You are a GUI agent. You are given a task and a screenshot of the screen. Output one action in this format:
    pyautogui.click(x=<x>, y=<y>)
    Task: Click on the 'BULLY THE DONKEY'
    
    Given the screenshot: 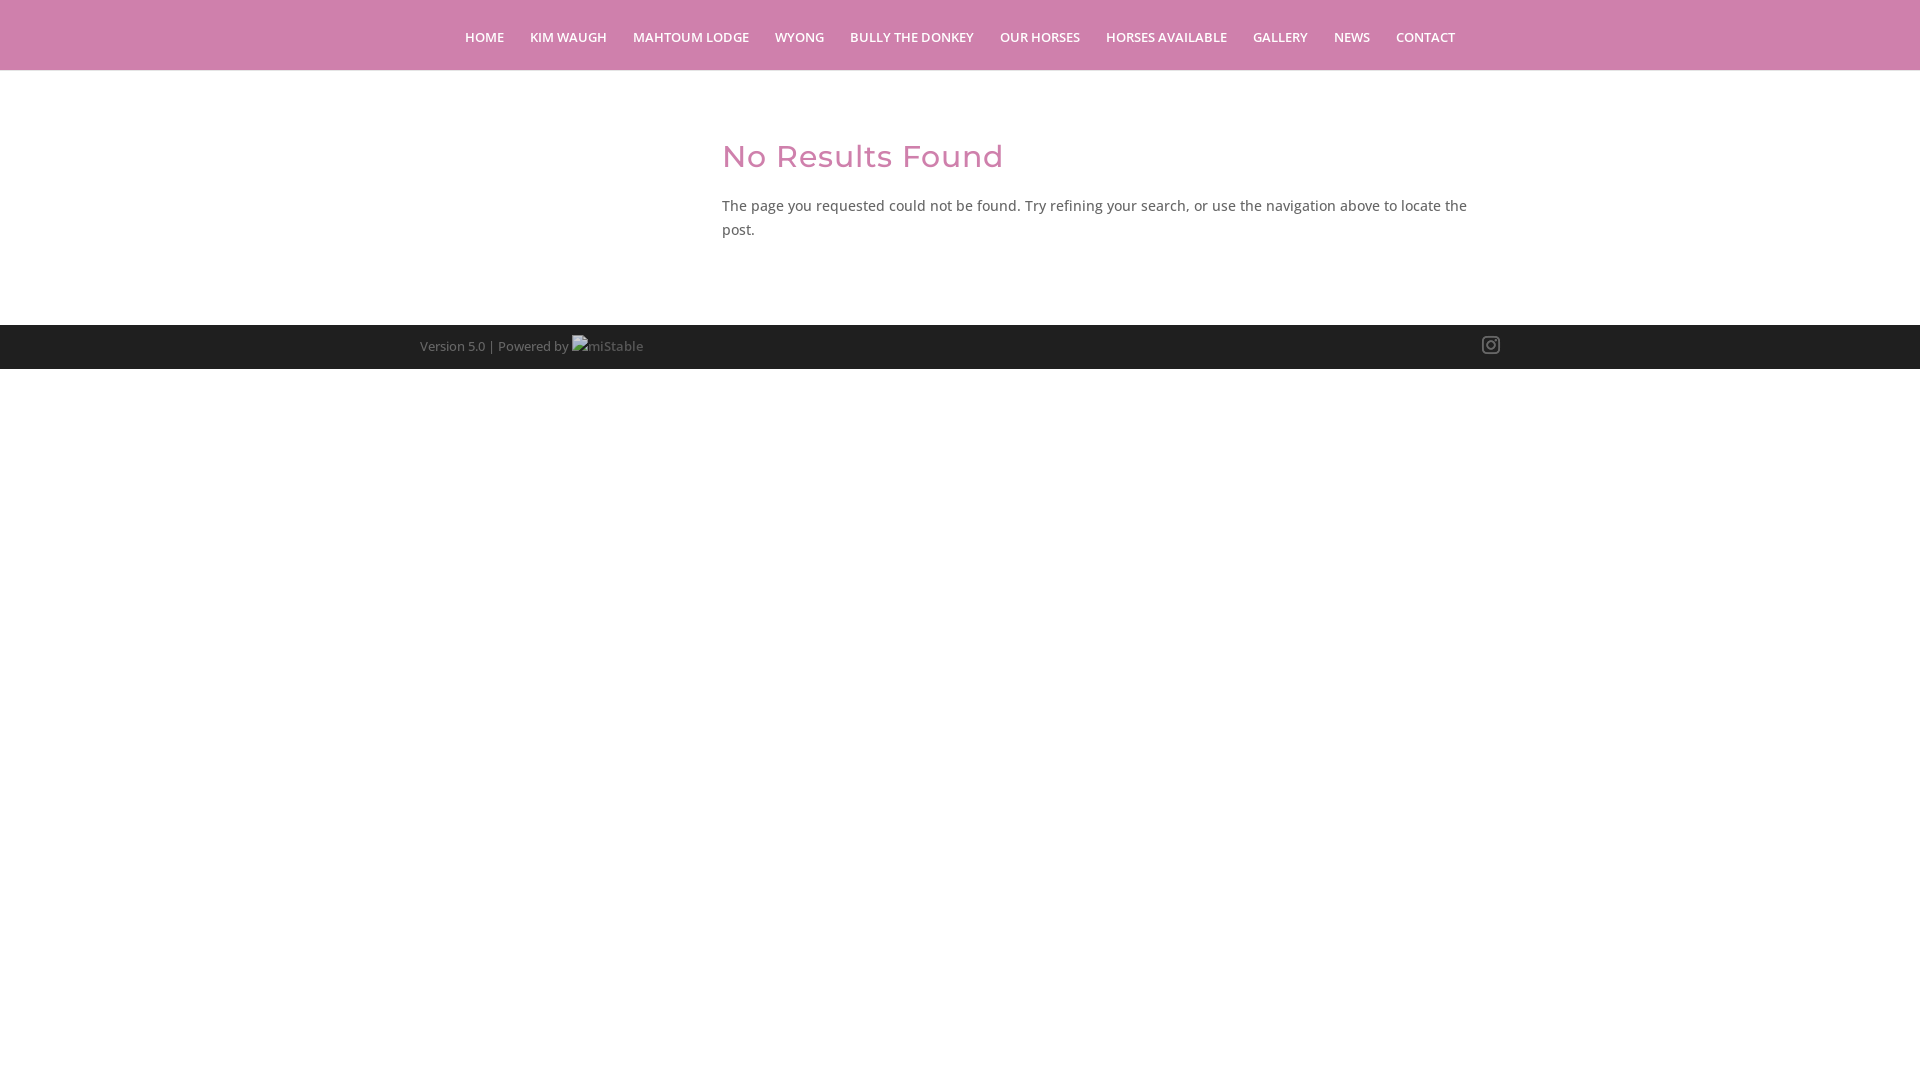 What is the action you would take?
    pyautogui.click(x=911, y=49)
    